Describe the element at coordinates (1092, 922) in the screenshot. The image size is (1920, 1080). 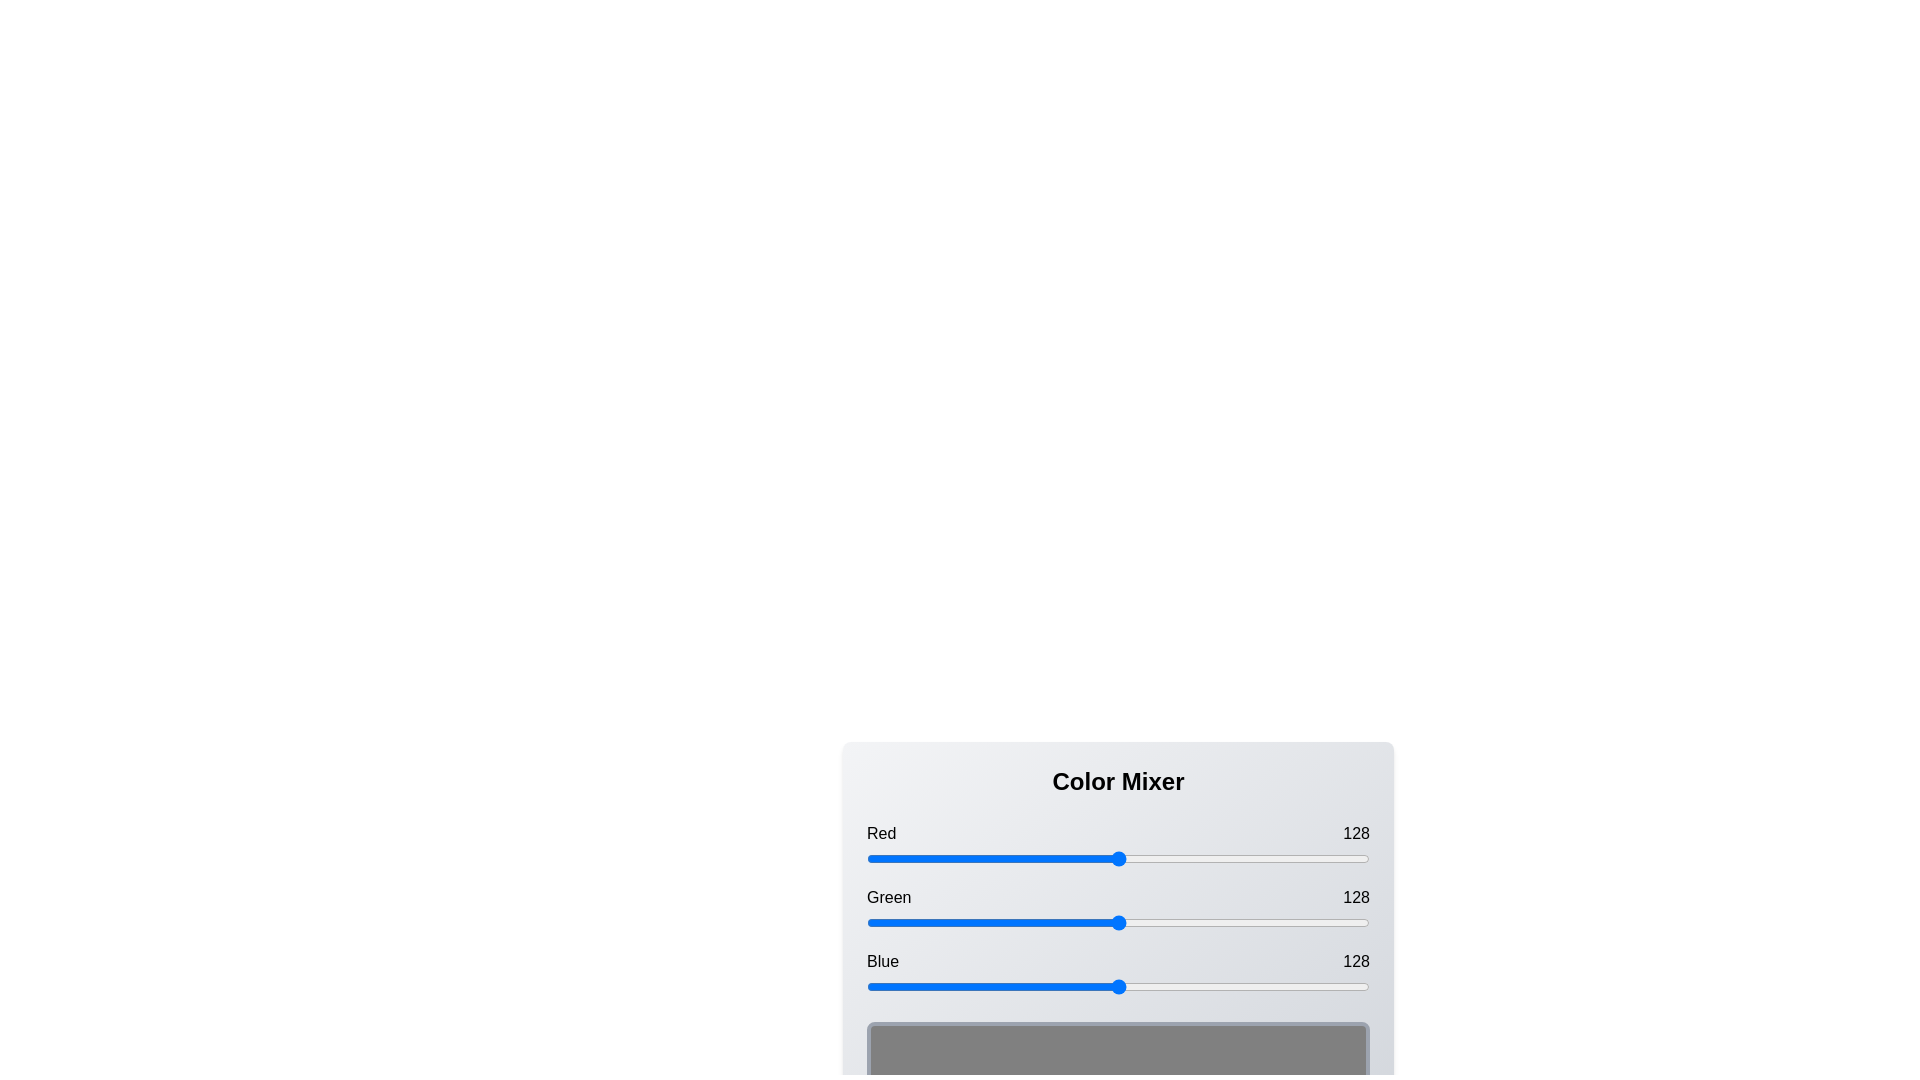
I see `the green slider to set its value to 115` at that location.